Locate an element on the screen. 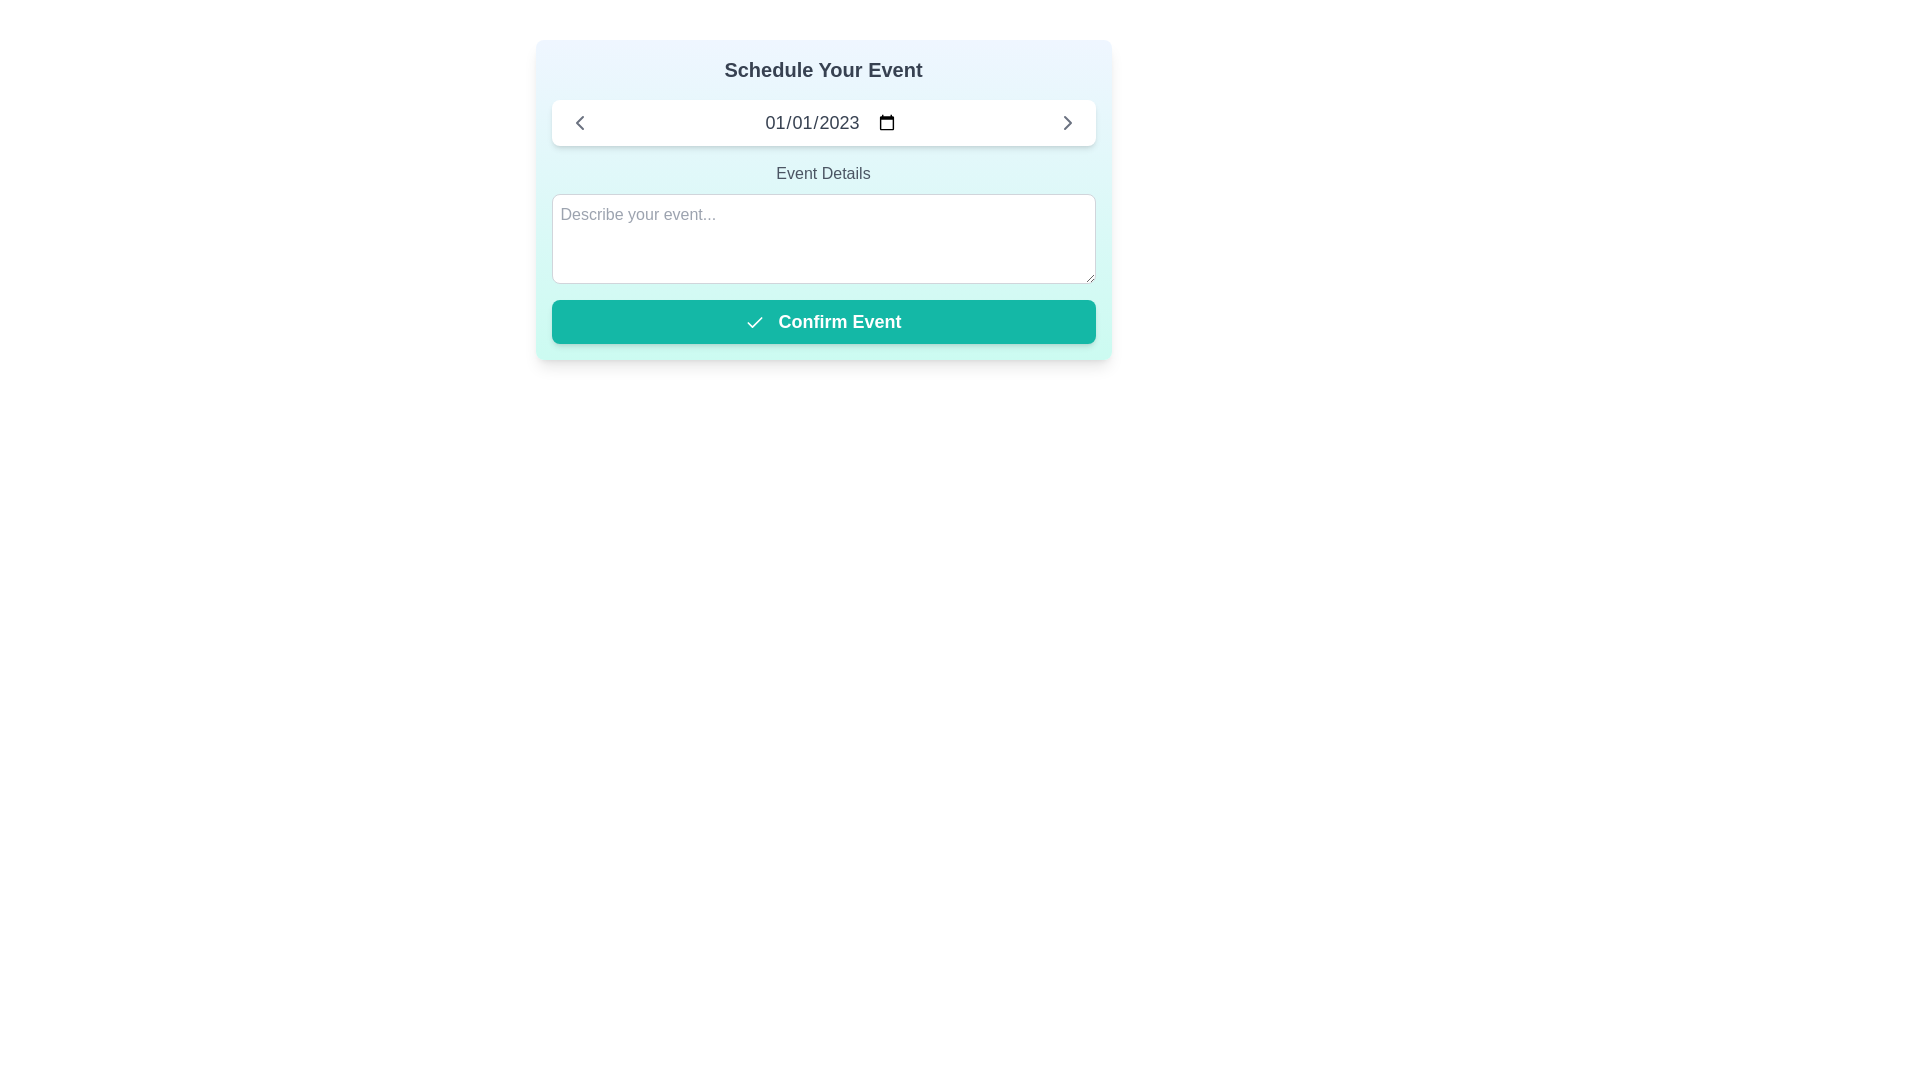 The image size is (1920, 1080). the static text element that provides guidance for the event details input field, located just below the date picker and above the multiline text input titled 'Describe your event...' is located at coordinates (823, 172).